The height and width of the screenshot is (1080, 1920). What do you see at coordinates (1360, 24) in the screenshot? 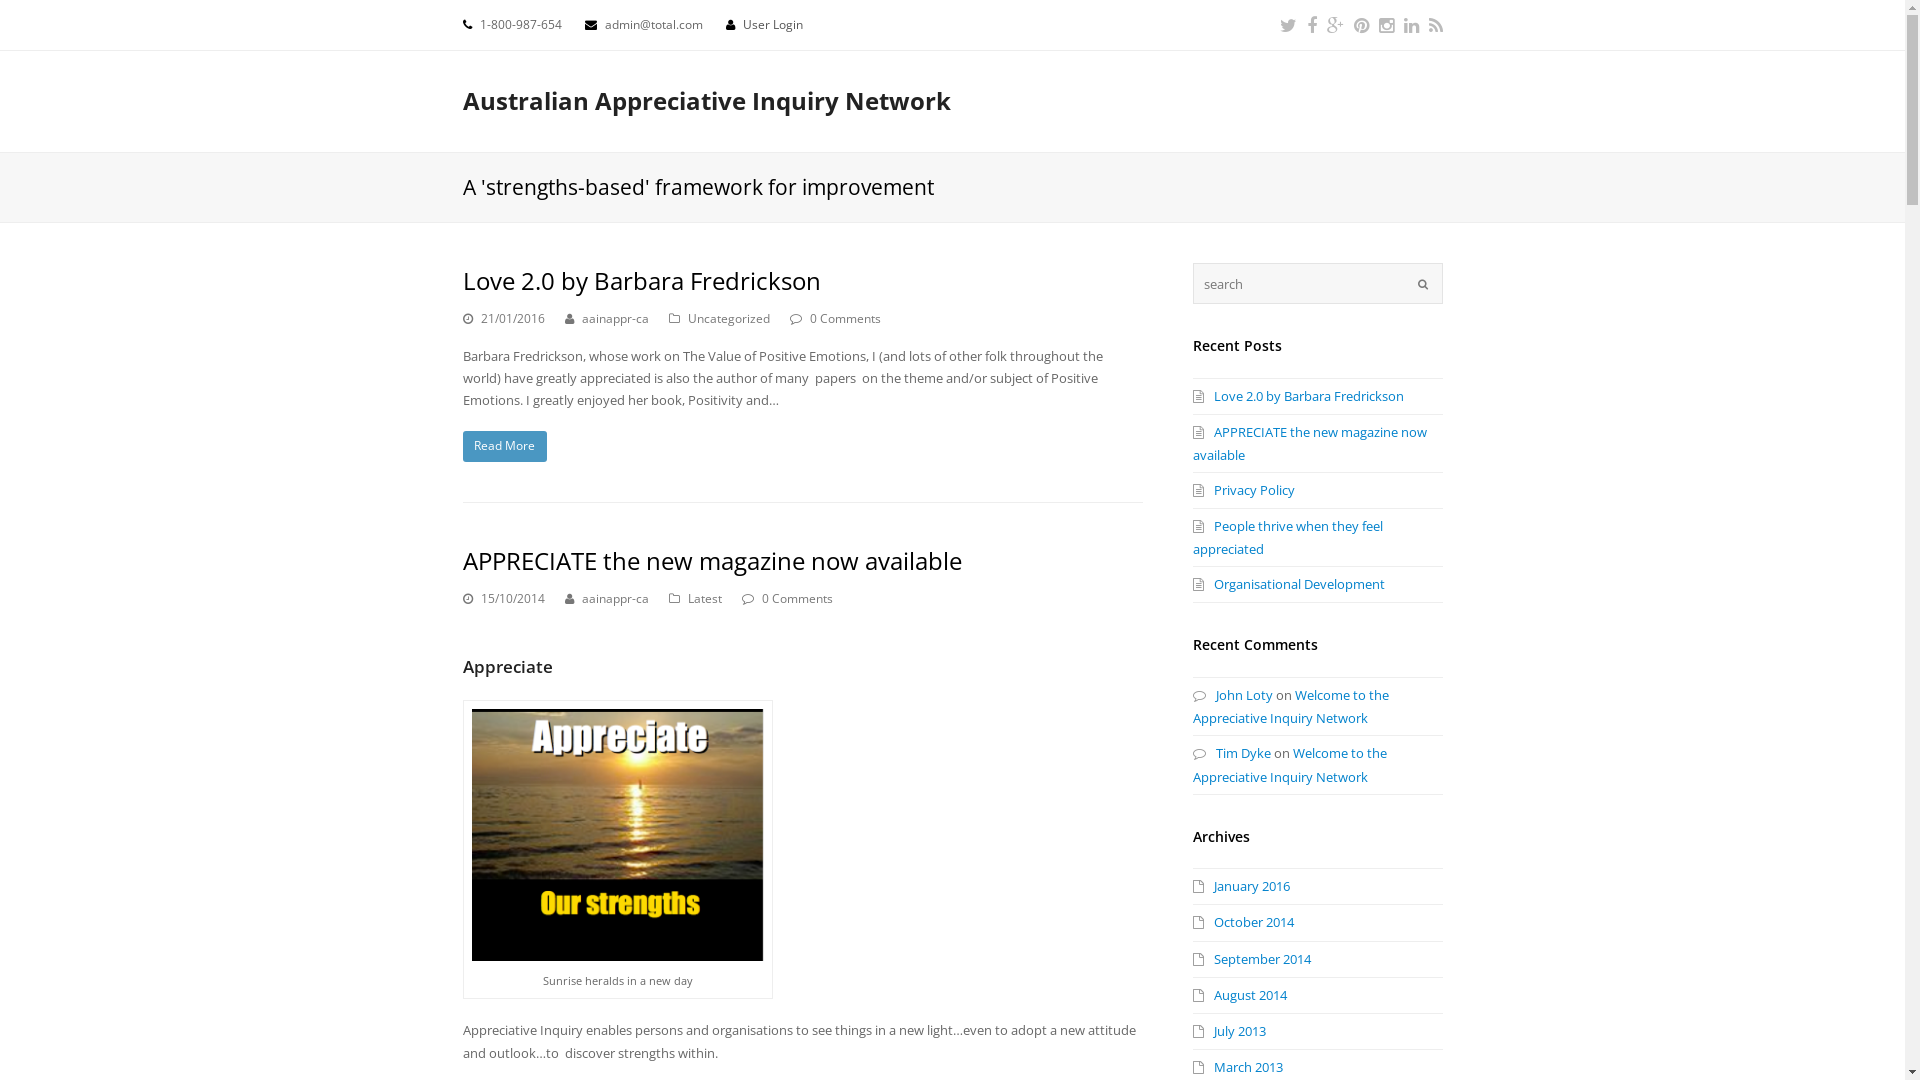
I see `'Pinterest'` at bounding box center [1360, 24].